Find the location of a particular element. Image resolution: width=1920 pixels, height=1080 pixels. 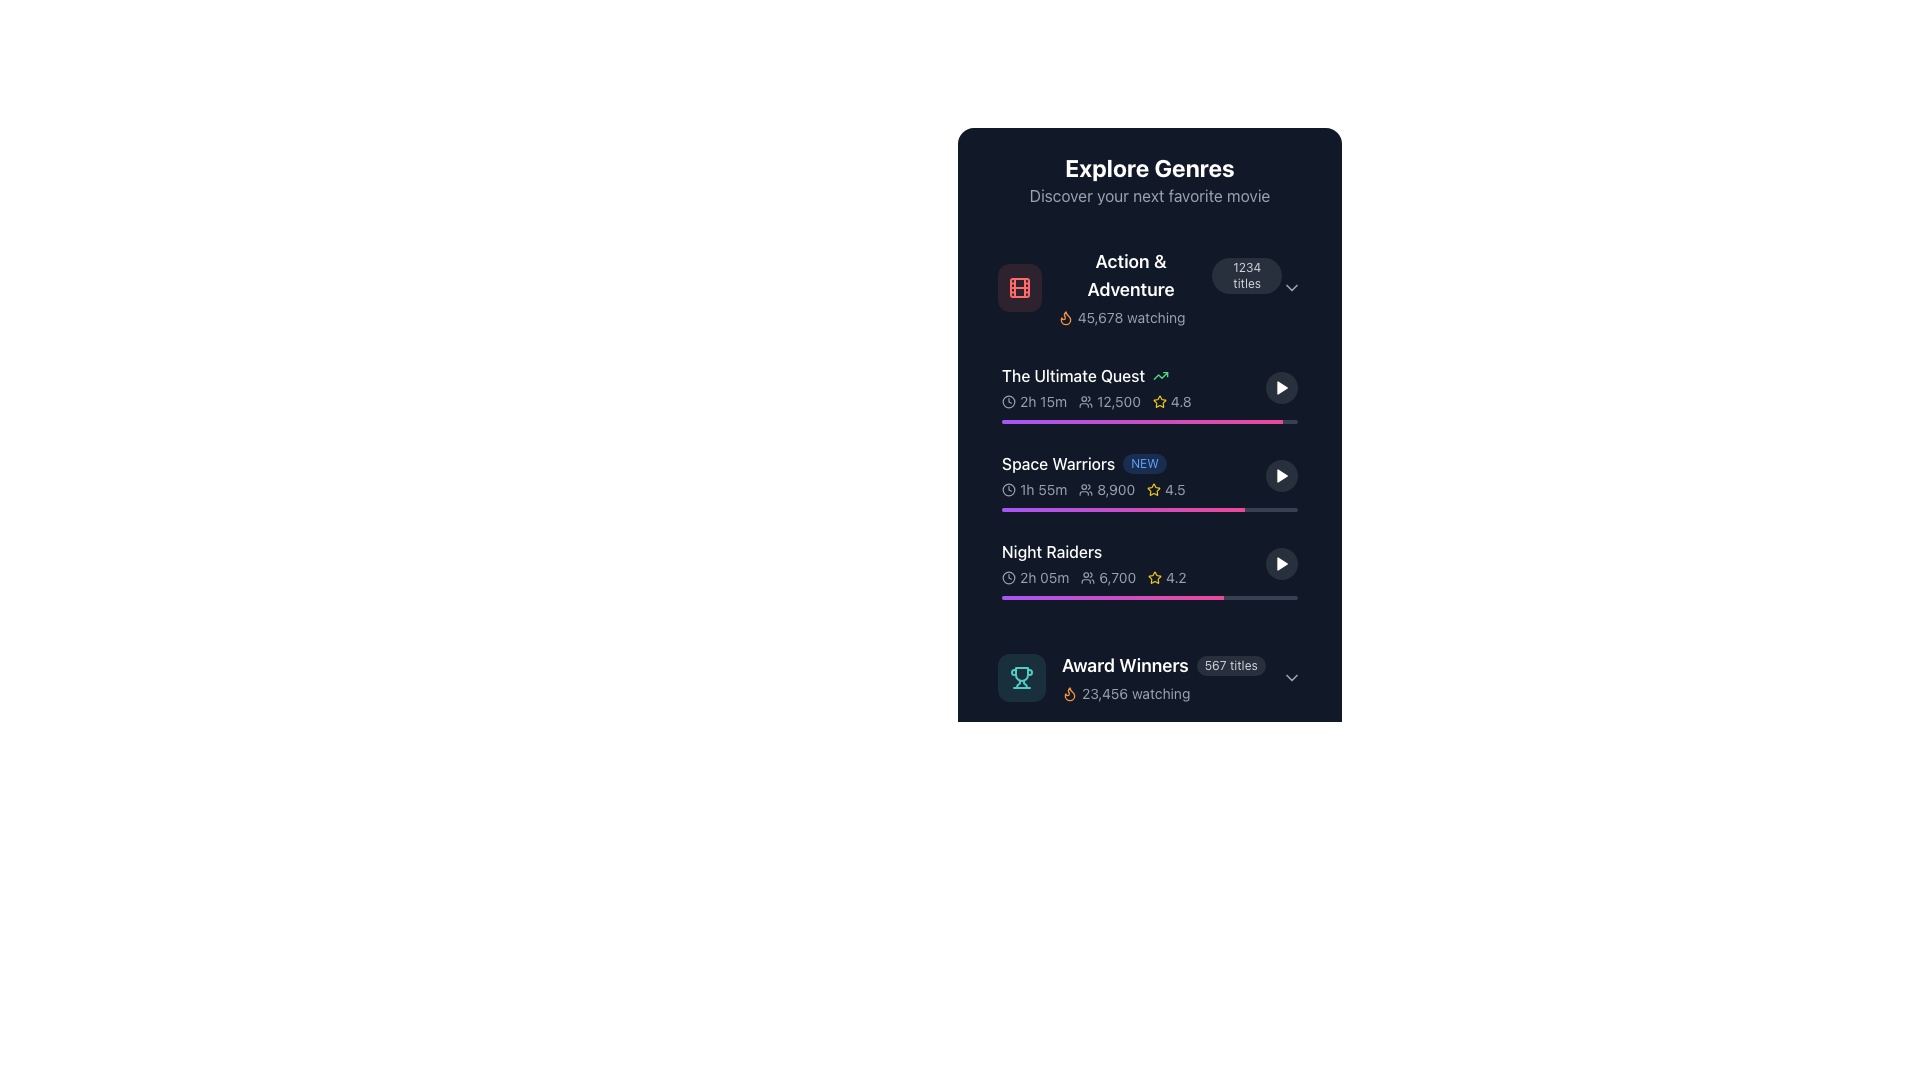

the text element indicating the current number of viewers or users engaged with the 'Action & Adventure' category, located at the bottom section of the category card is located at coordinates (1169, 316).